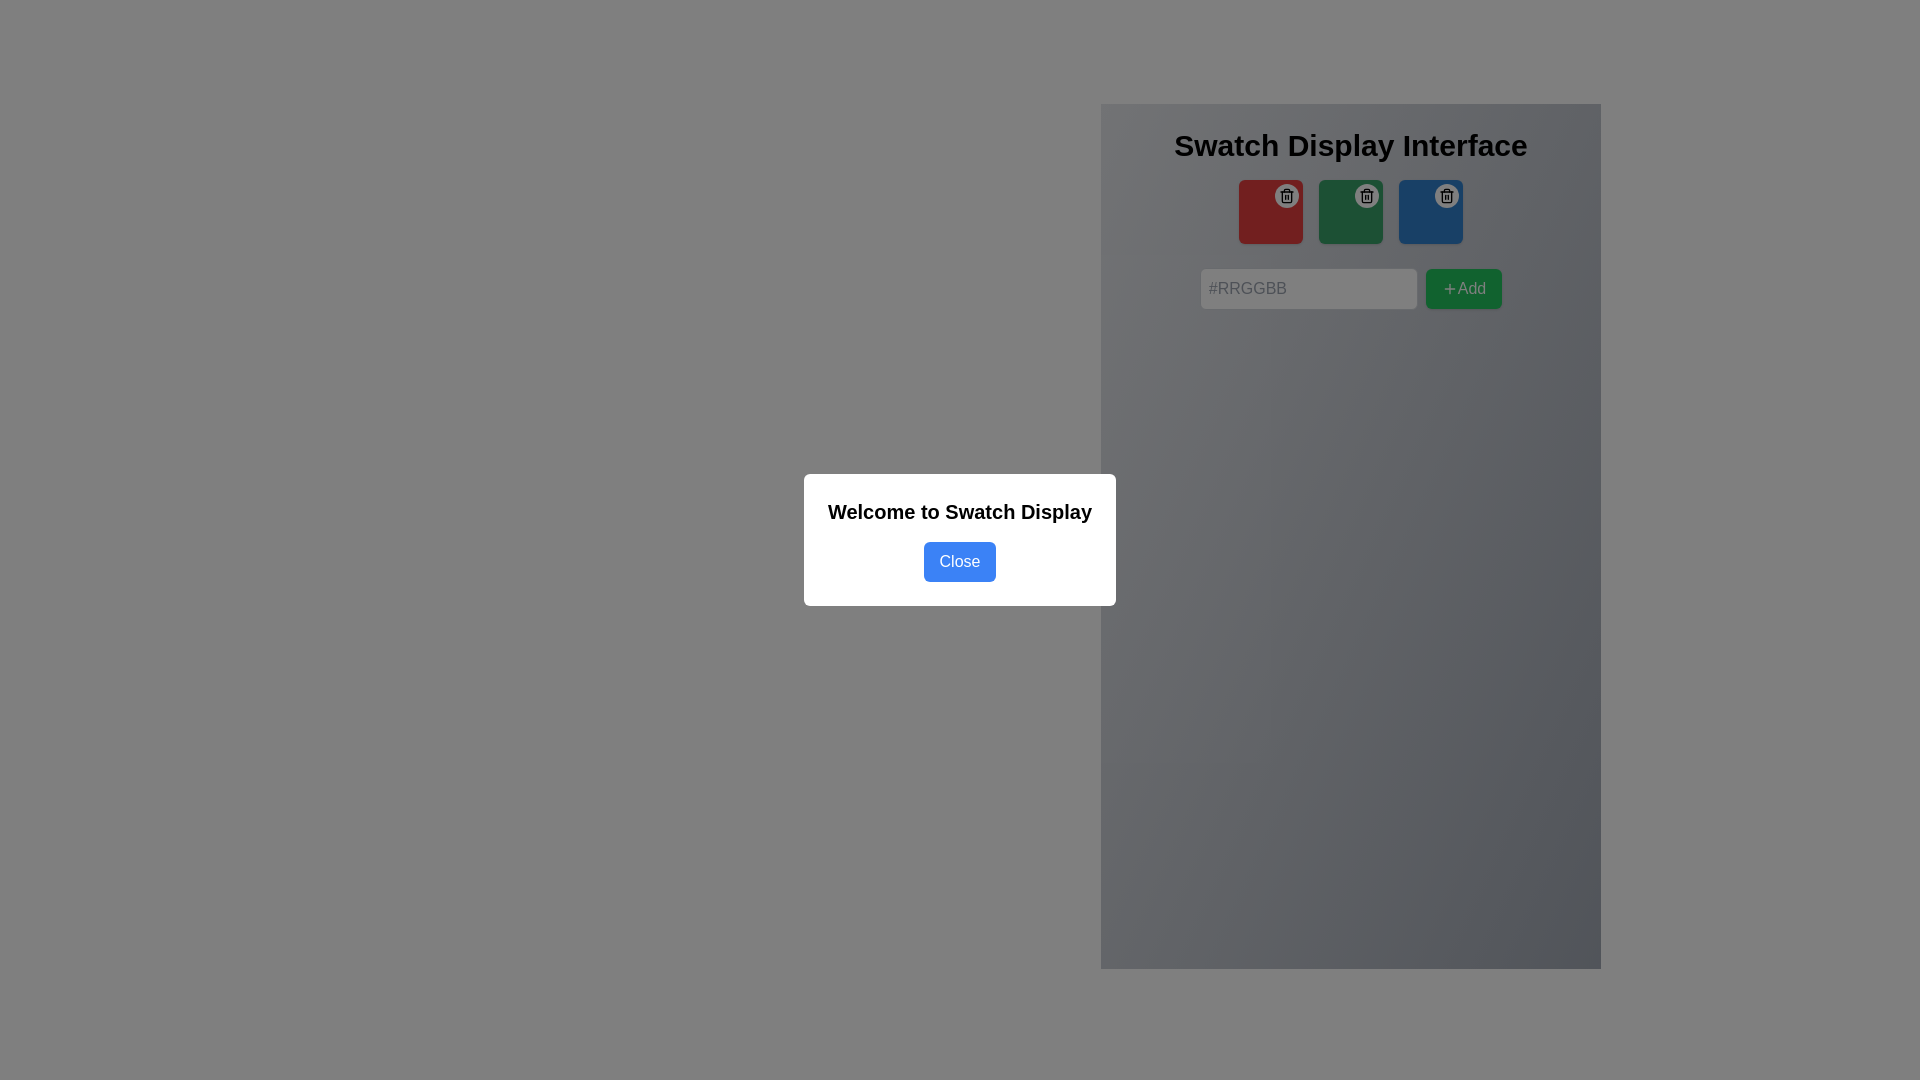 This screenshot has height=1080, width=1920. What do you see at coordinates (1366, 196) in the screenshot?
I see `the trash bin icon button located at the top-right corner of the green square swatch` at bounding box center [1366, 196].